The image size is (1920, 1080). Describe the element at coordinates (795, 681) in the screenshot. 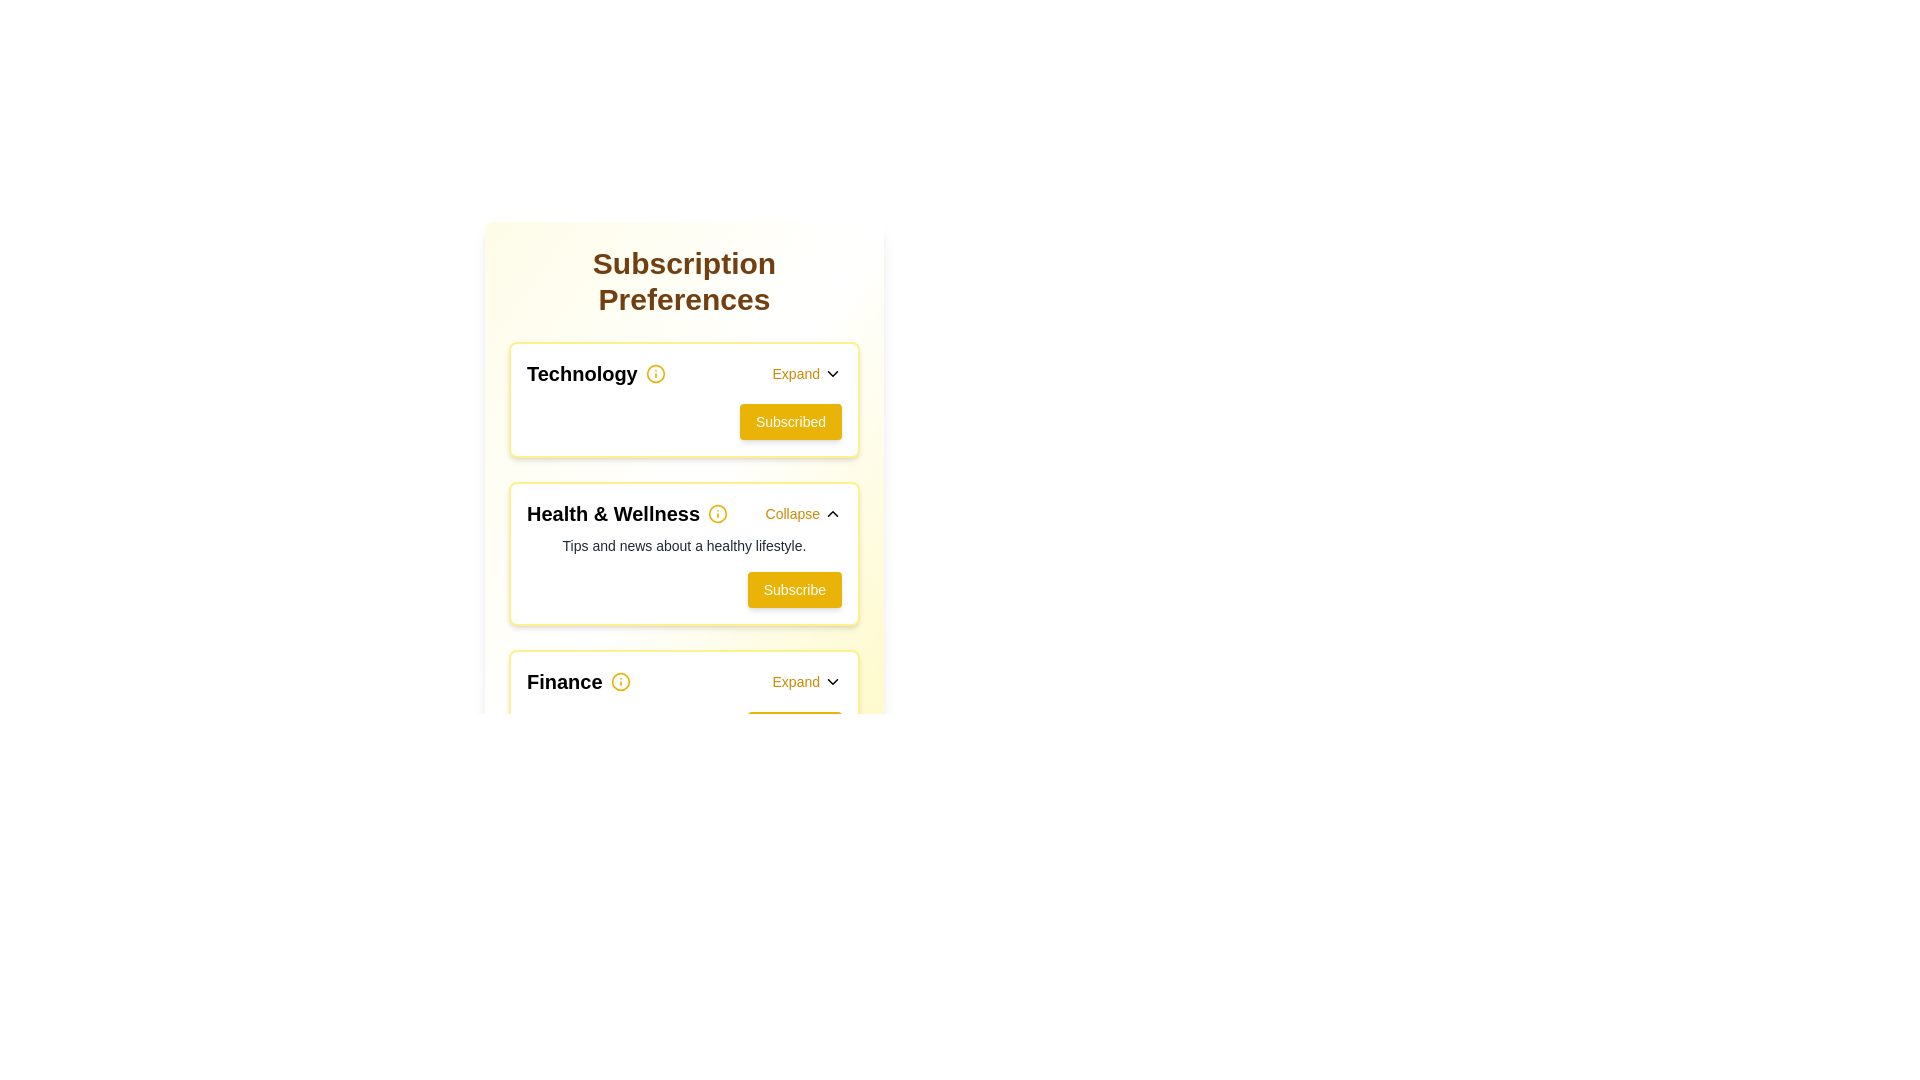

I see `the text label in the 'Finance' subscription section, which informs the user about the expandable section and is located adjacent to the dropdown arrow icon` at that location.